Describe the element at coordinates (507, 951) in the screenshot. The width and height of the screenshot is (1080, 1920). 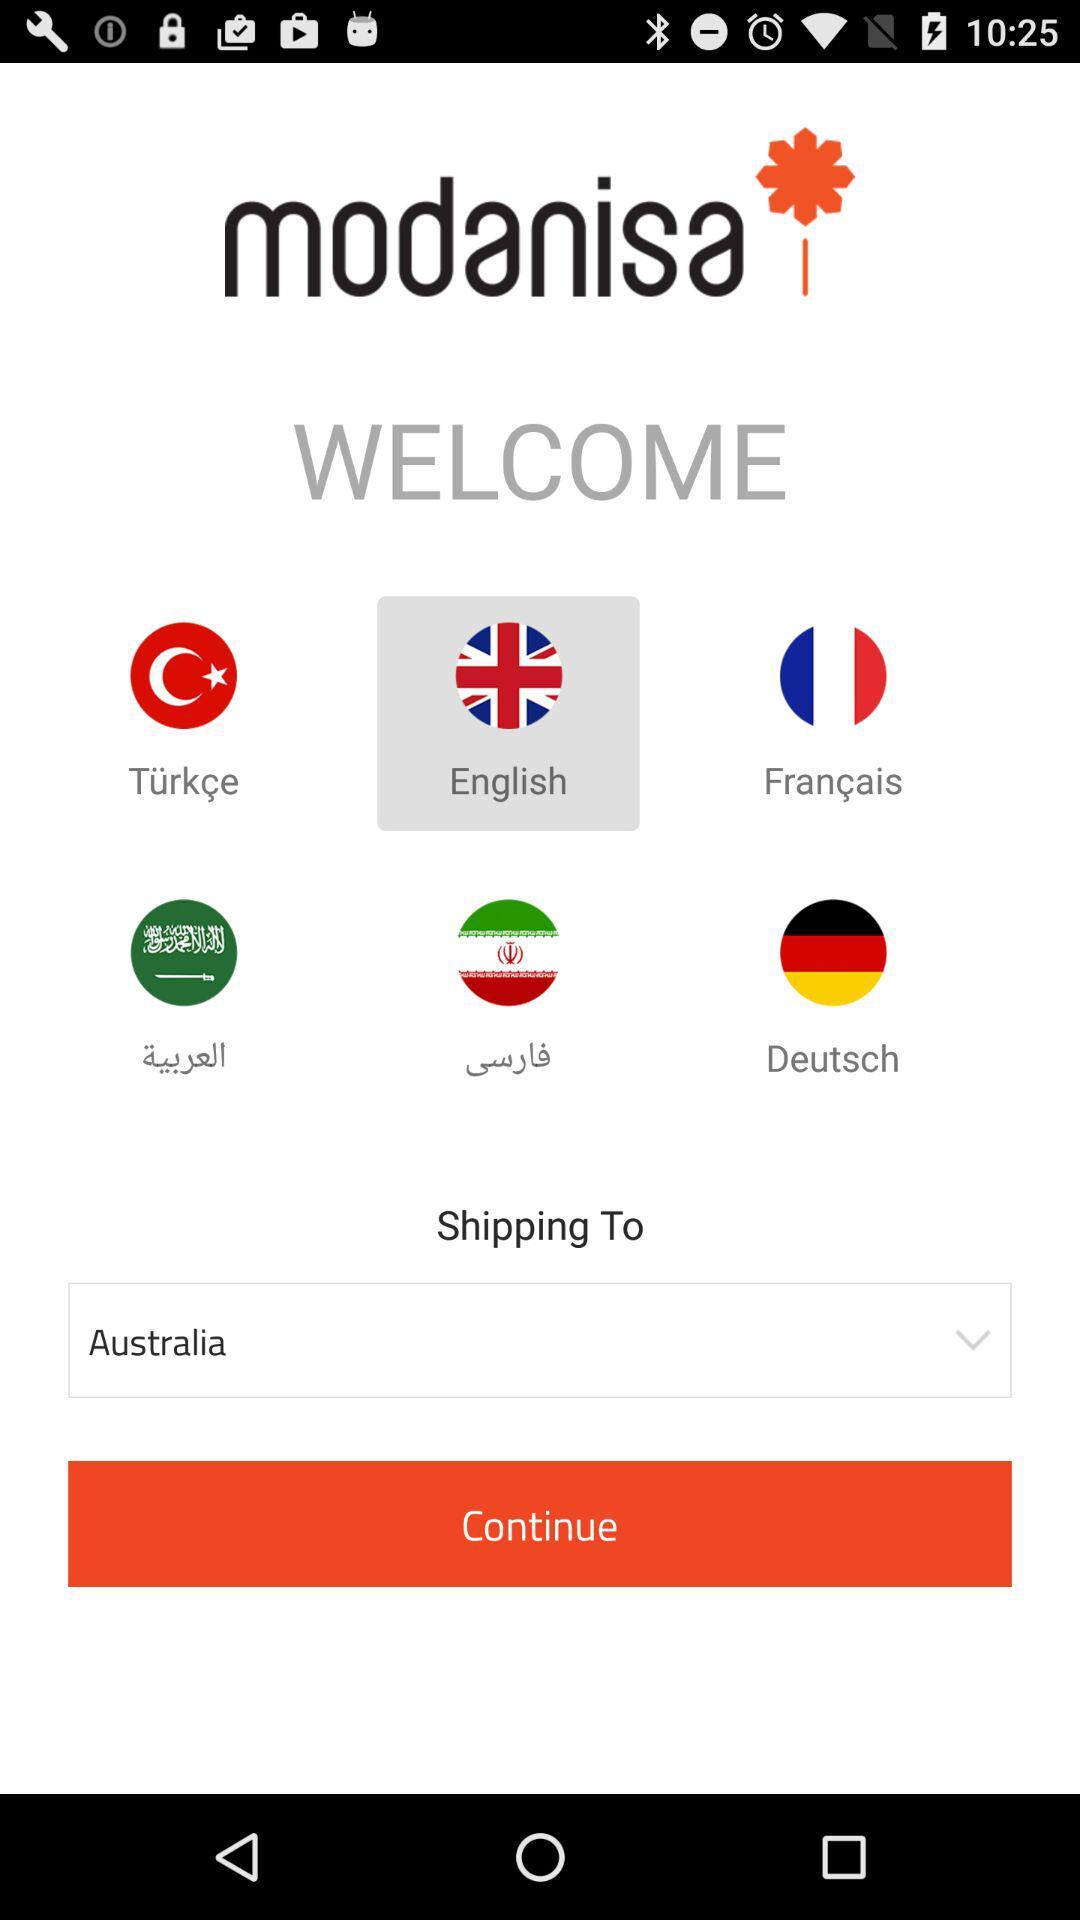
I see `switch to hebrew` at that location.